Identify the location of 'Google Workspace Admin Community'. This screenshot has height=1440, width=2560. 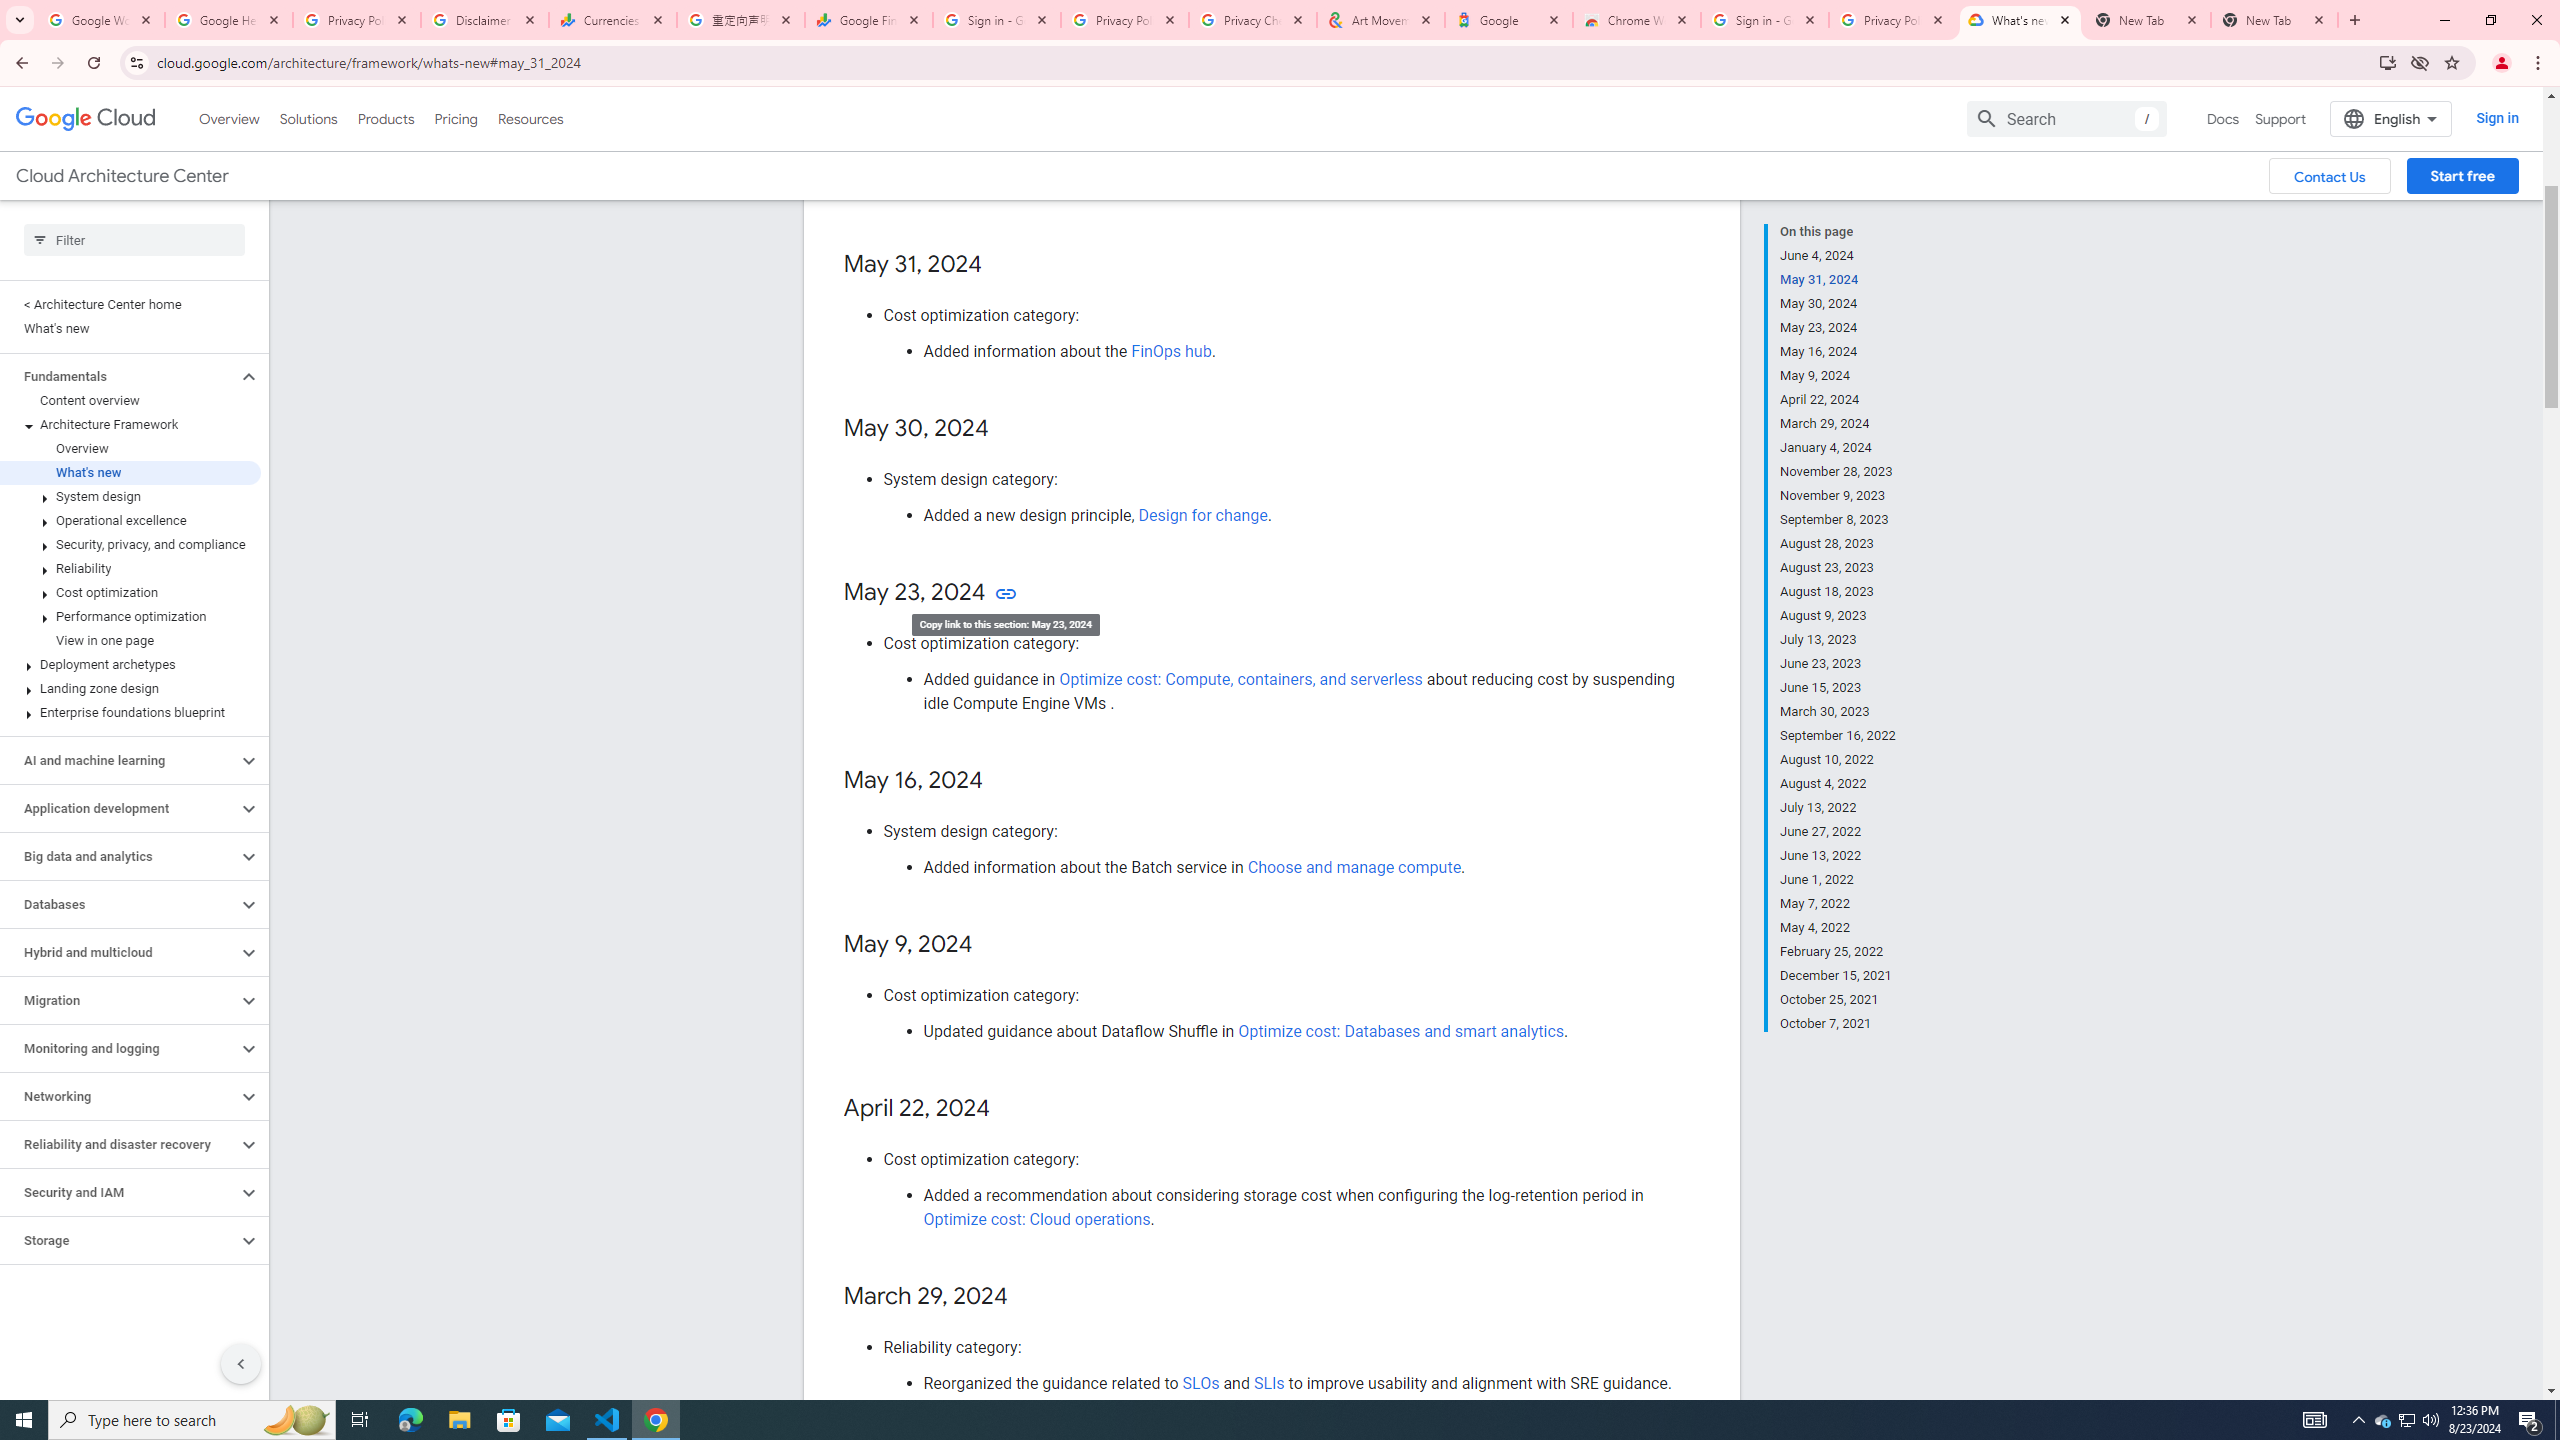
(101, 19).